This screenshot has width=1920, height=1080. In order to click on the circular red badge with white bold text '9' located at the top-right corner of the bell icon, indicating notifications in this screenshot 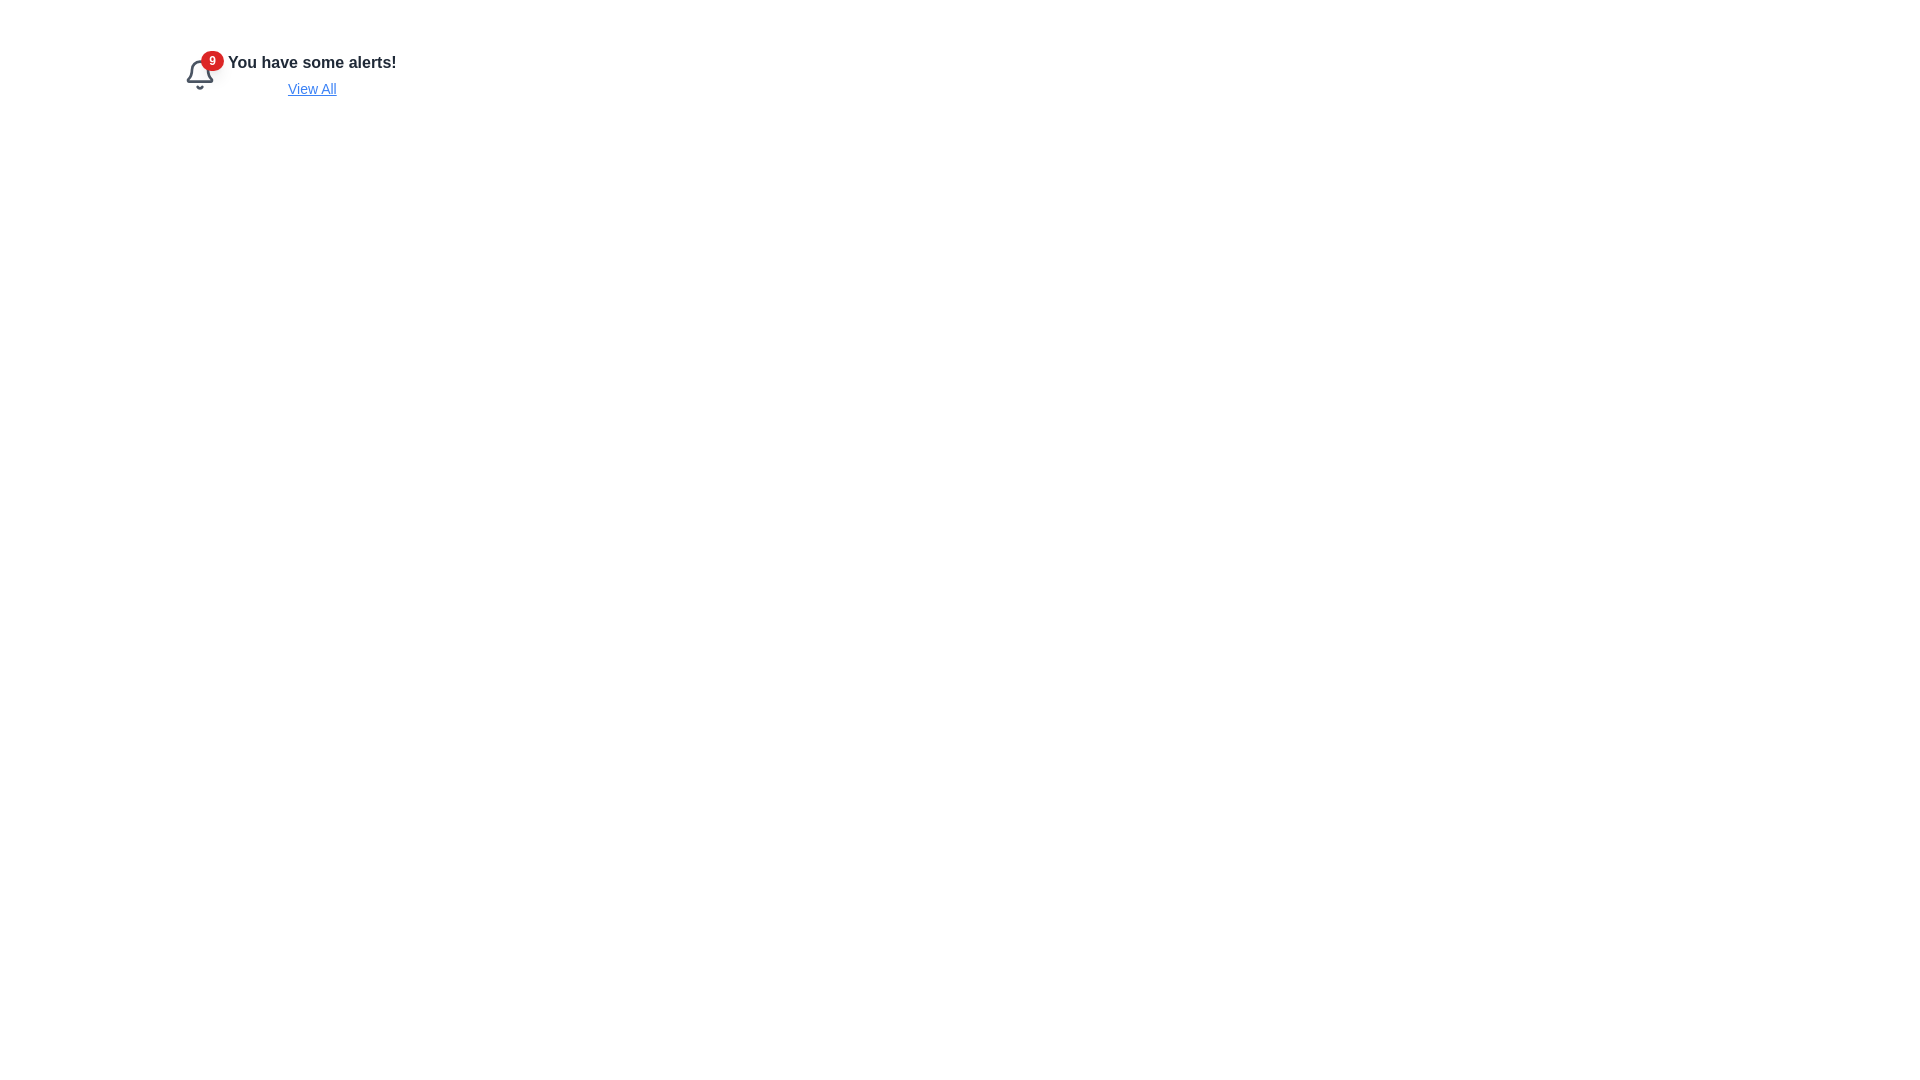, I will do `click(212, 60)`.